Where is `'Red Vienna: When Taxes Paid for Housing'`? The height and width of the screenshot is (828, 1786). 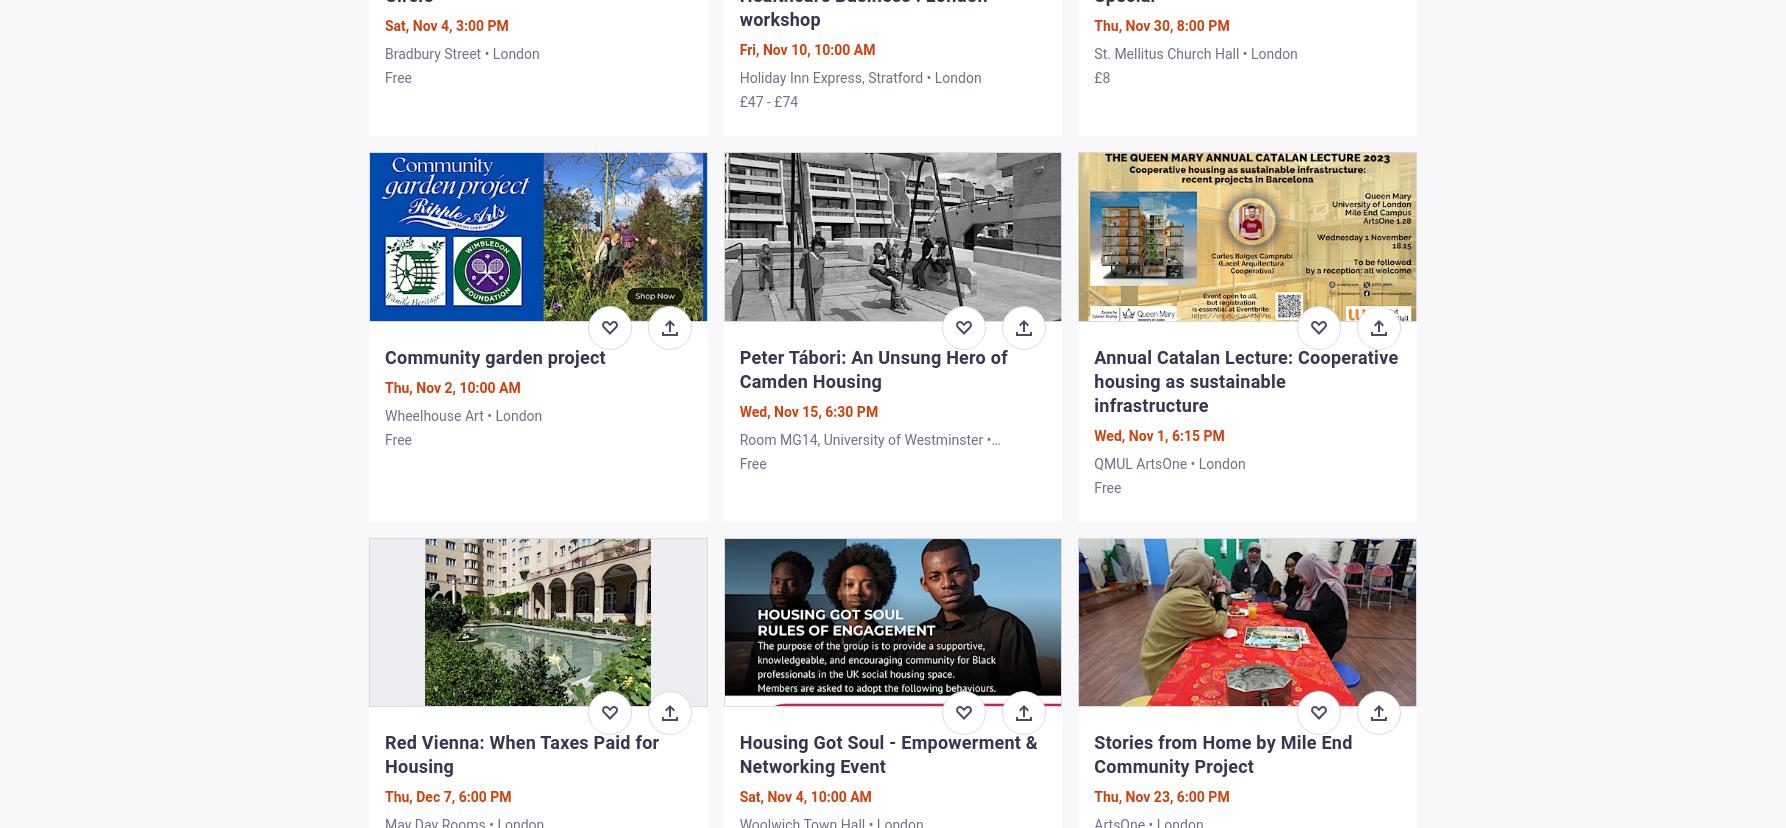 'Red Vienna: When Taxes Paid for Housing' is located at coordinates (521, 752).